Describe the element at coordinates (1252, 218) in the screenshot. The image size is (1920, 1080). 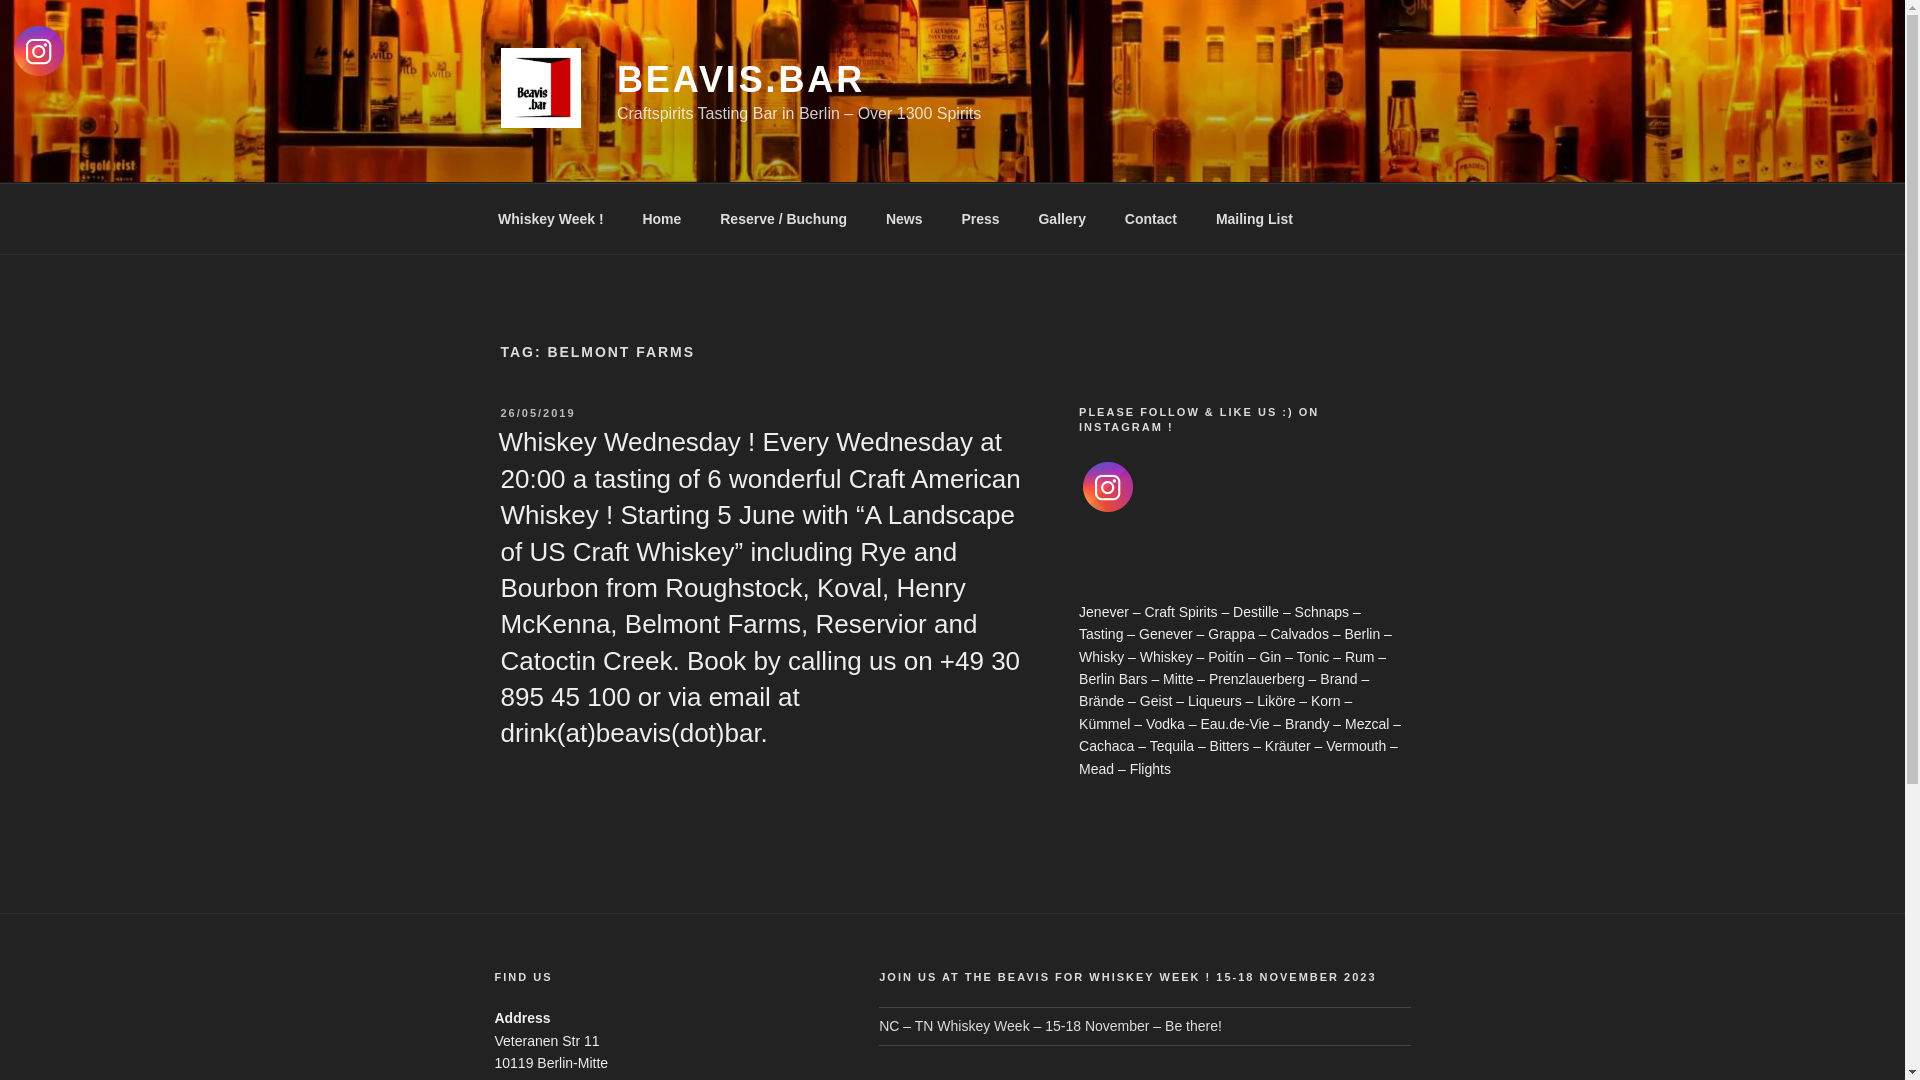
I see `'Mailing List'` at that location.